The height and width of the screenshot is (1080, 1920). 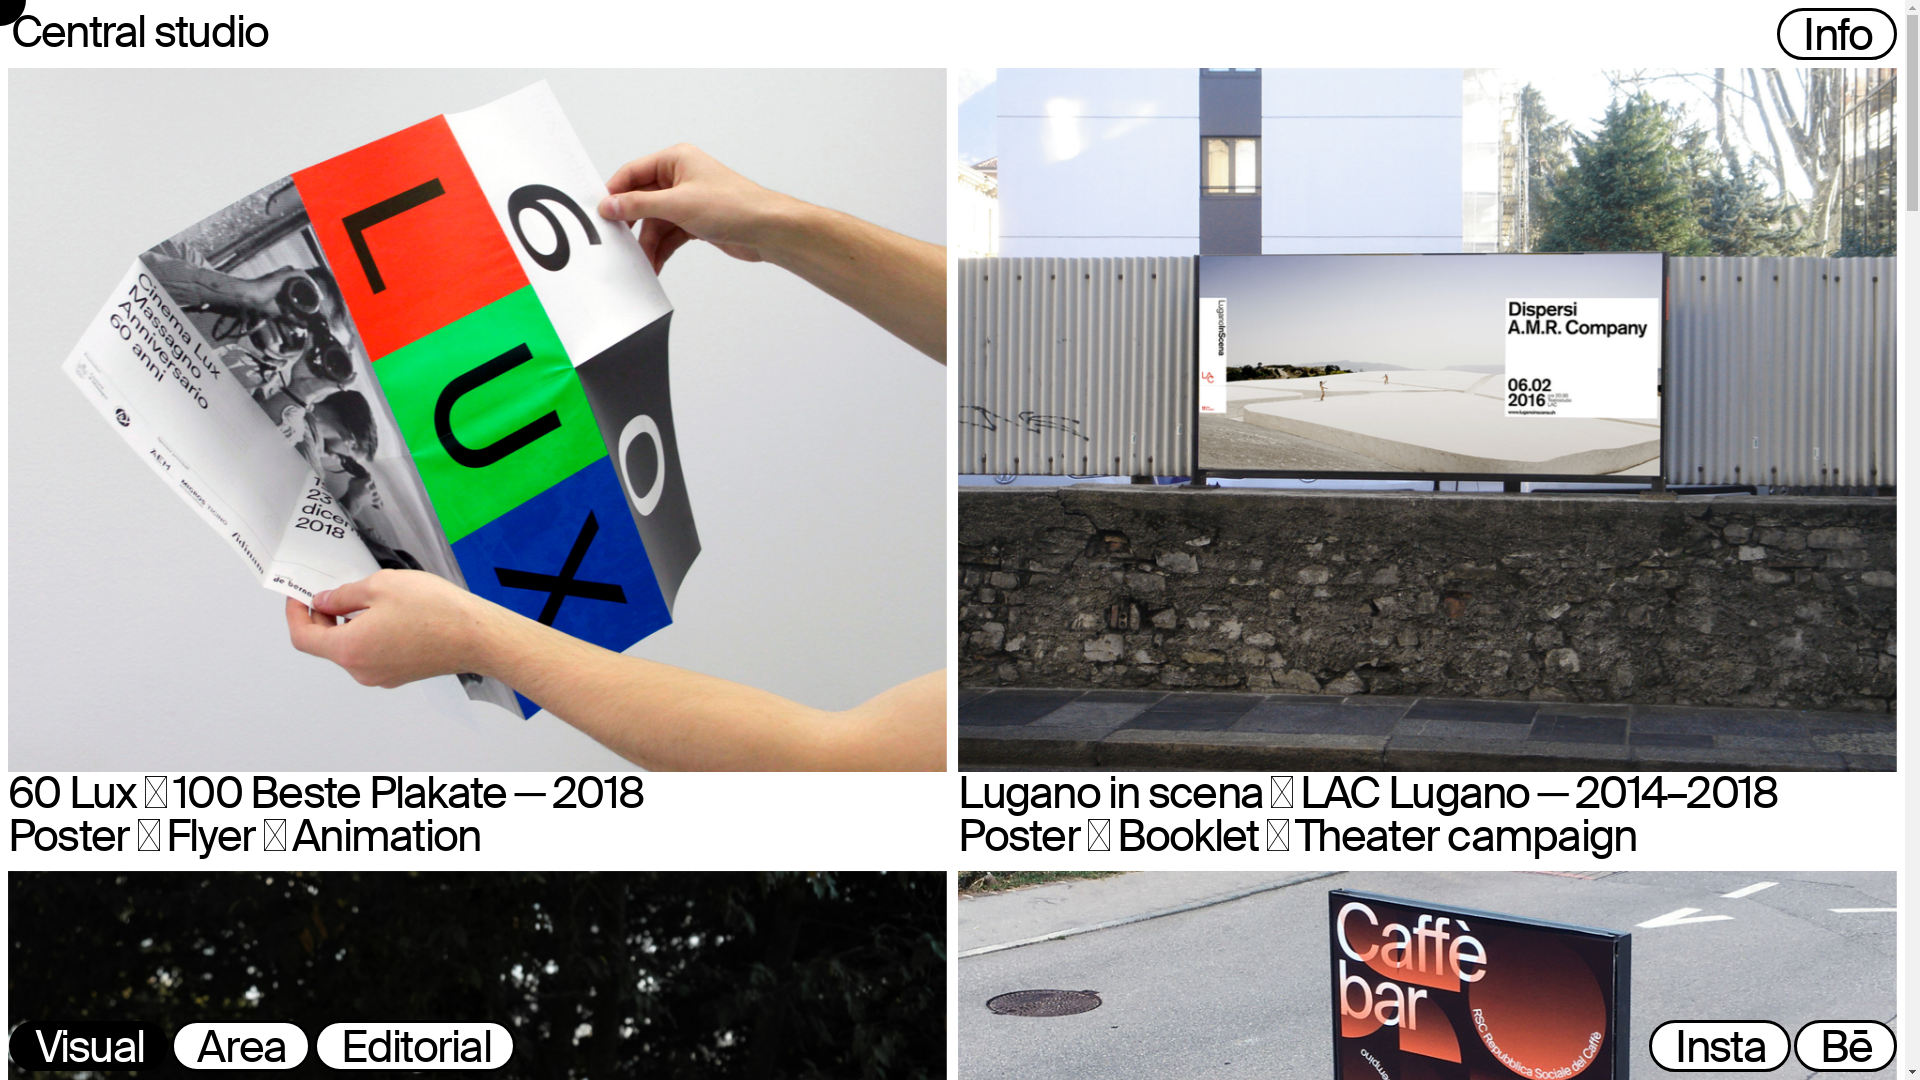 I want to click on 'Central studio', so click(x=138, y=34).